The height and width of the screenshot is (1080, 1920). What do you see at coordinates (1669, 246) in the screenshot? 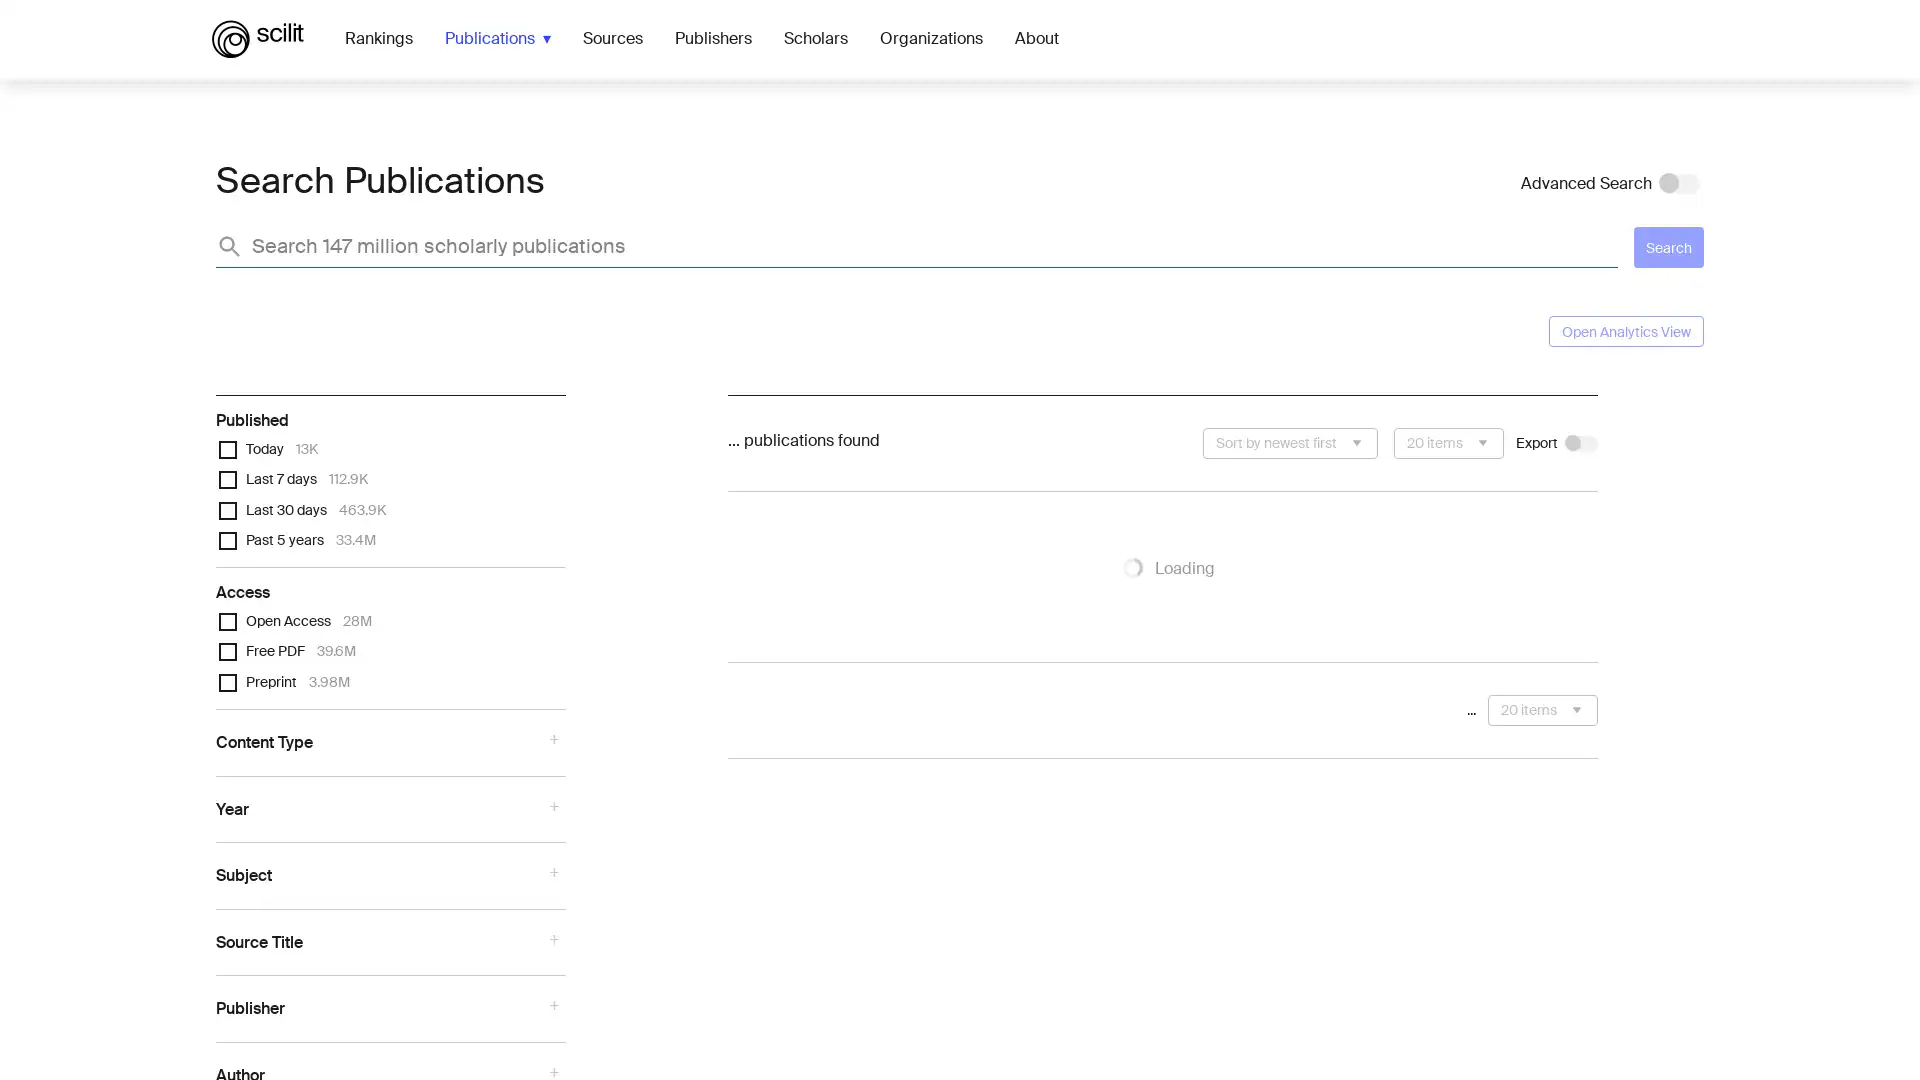
I see `Search` at bounding box center [1669, 246].